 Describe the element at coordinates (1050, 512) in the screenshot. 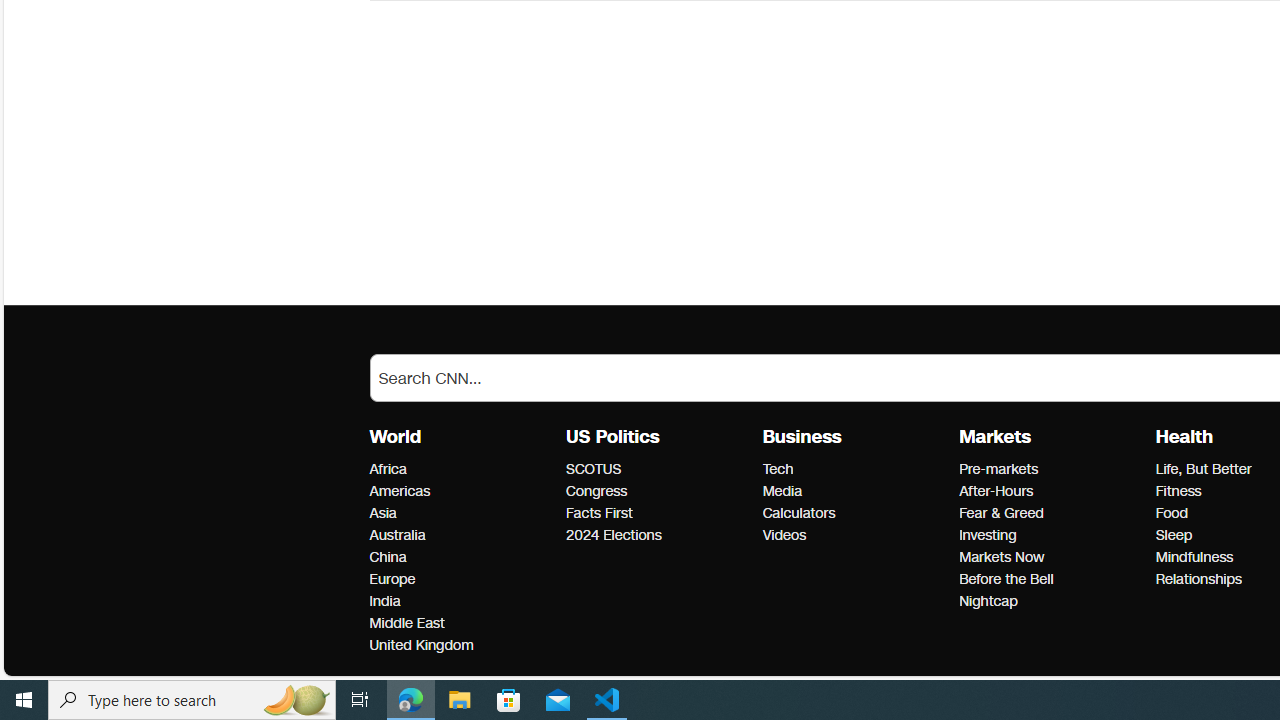

I see `'Fear & Greed'` at that location.